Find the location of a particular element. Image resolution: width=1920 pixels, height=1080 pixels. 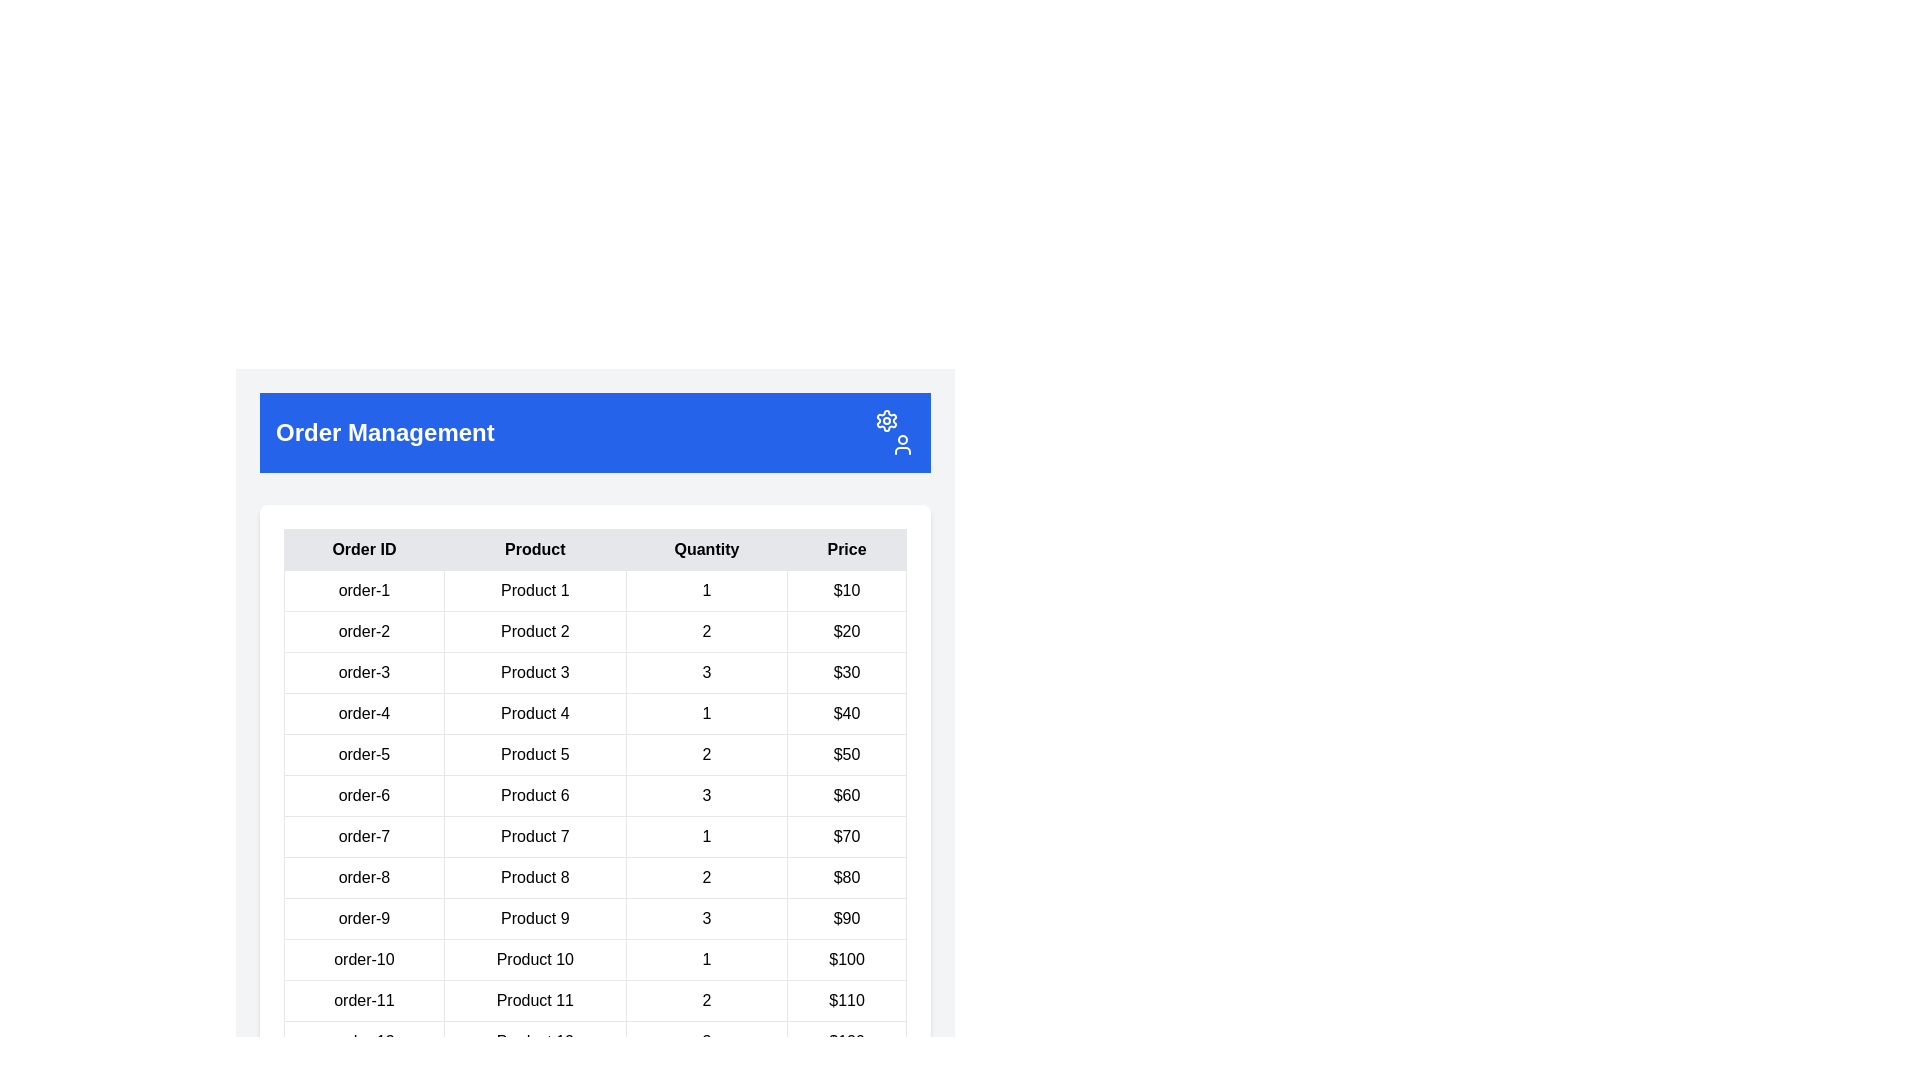

the cogwheel icon button, which is the first in a horizontal group of icons located in the top-right corner of the blue header area is located at coordinates (886, 419).